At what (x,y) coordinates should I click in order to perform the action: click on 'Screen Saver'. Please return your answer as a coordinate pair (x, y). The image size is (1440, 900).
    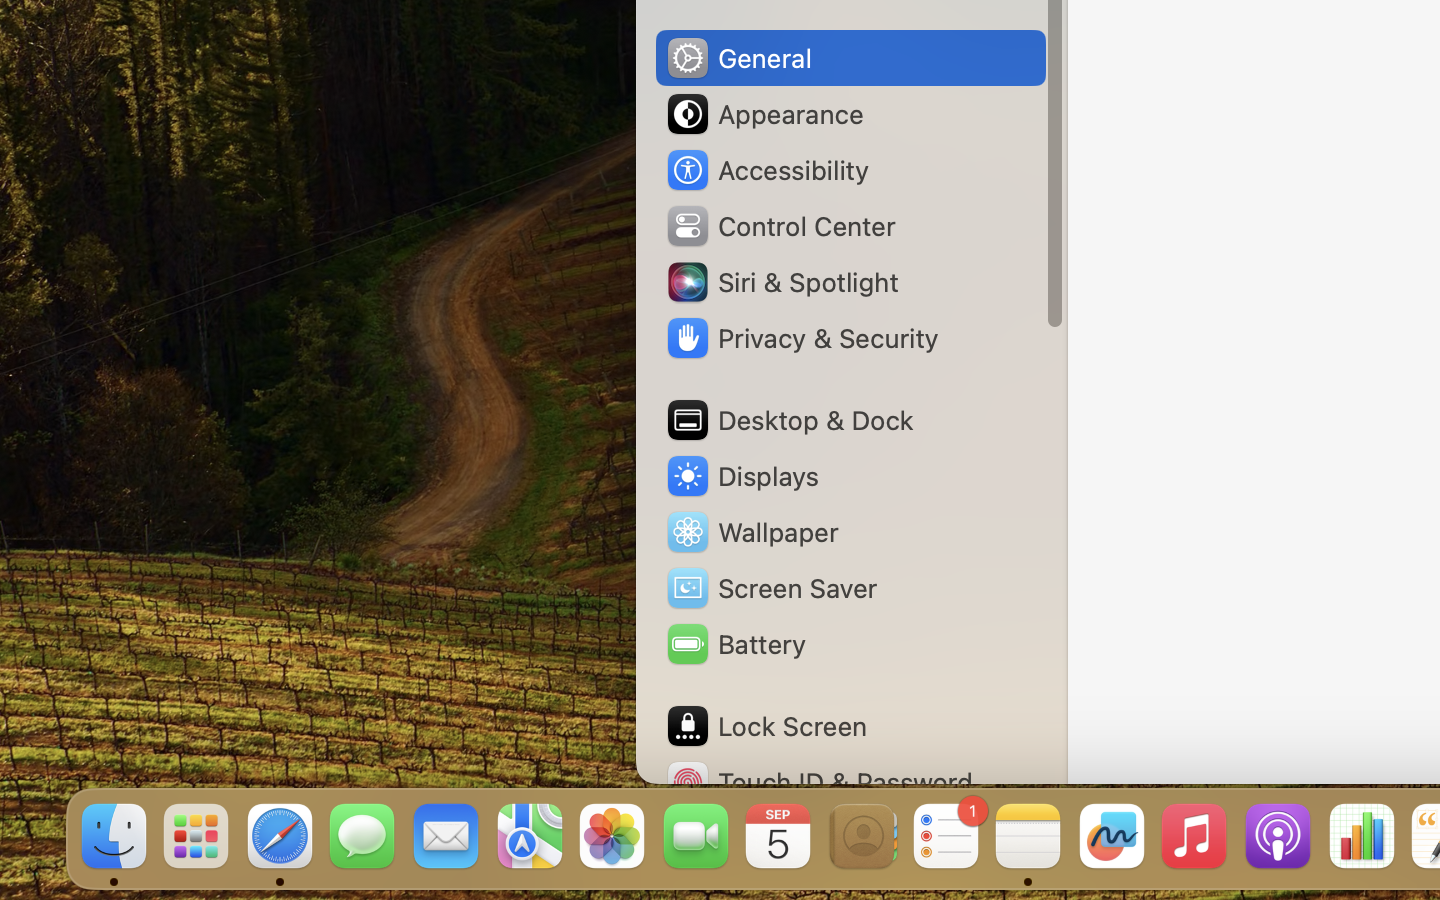
    Looking at the image, I should click on (769, 587).